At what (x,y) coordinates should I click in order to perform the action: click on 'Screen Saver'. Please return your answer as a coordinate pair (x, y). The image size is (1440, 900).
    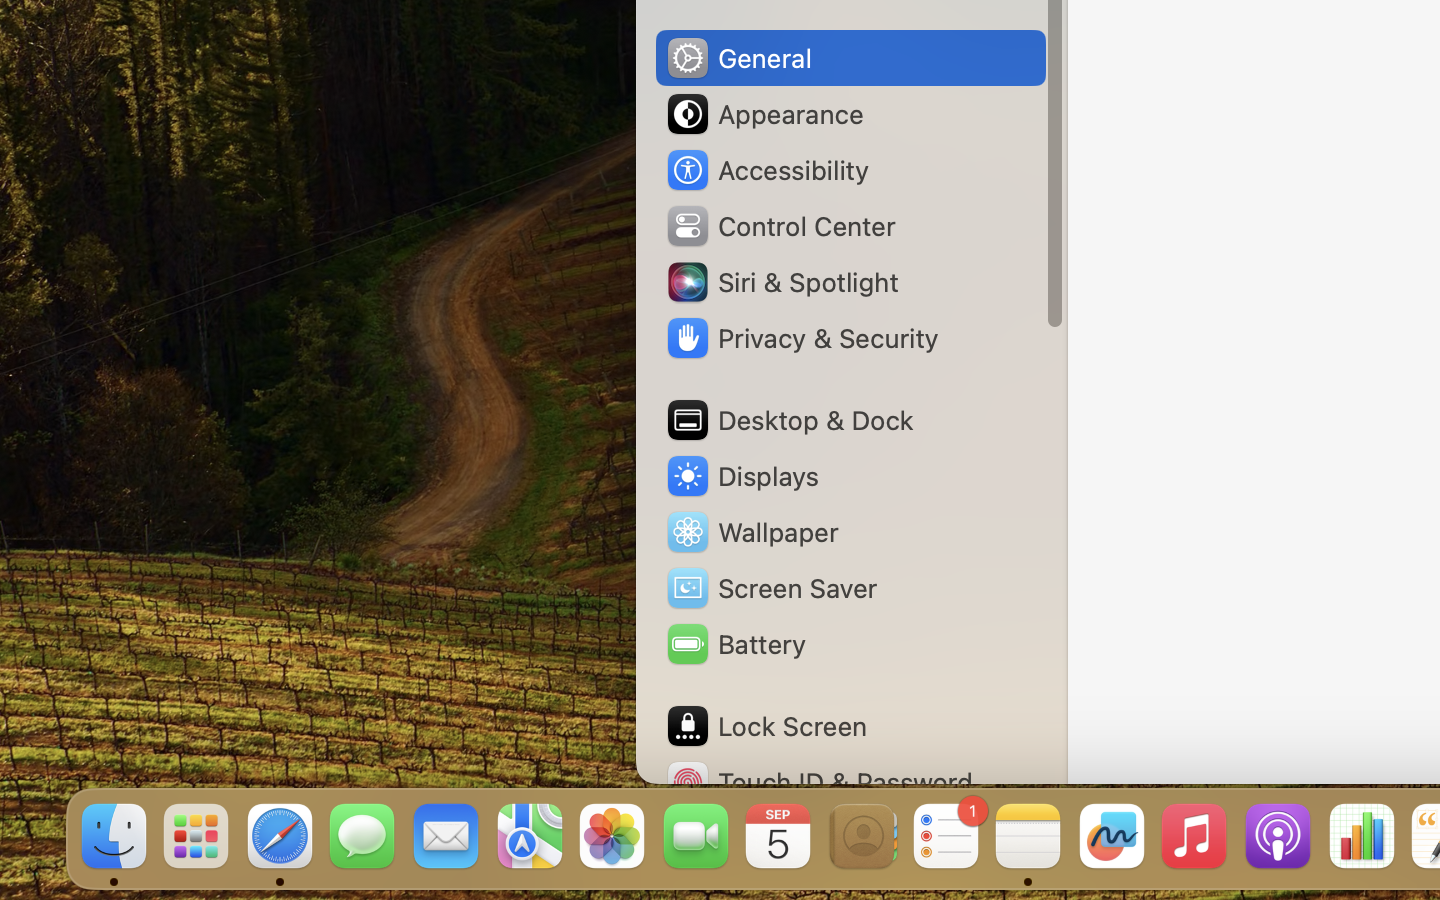
    Looking at the image, I should click on (769, 587).